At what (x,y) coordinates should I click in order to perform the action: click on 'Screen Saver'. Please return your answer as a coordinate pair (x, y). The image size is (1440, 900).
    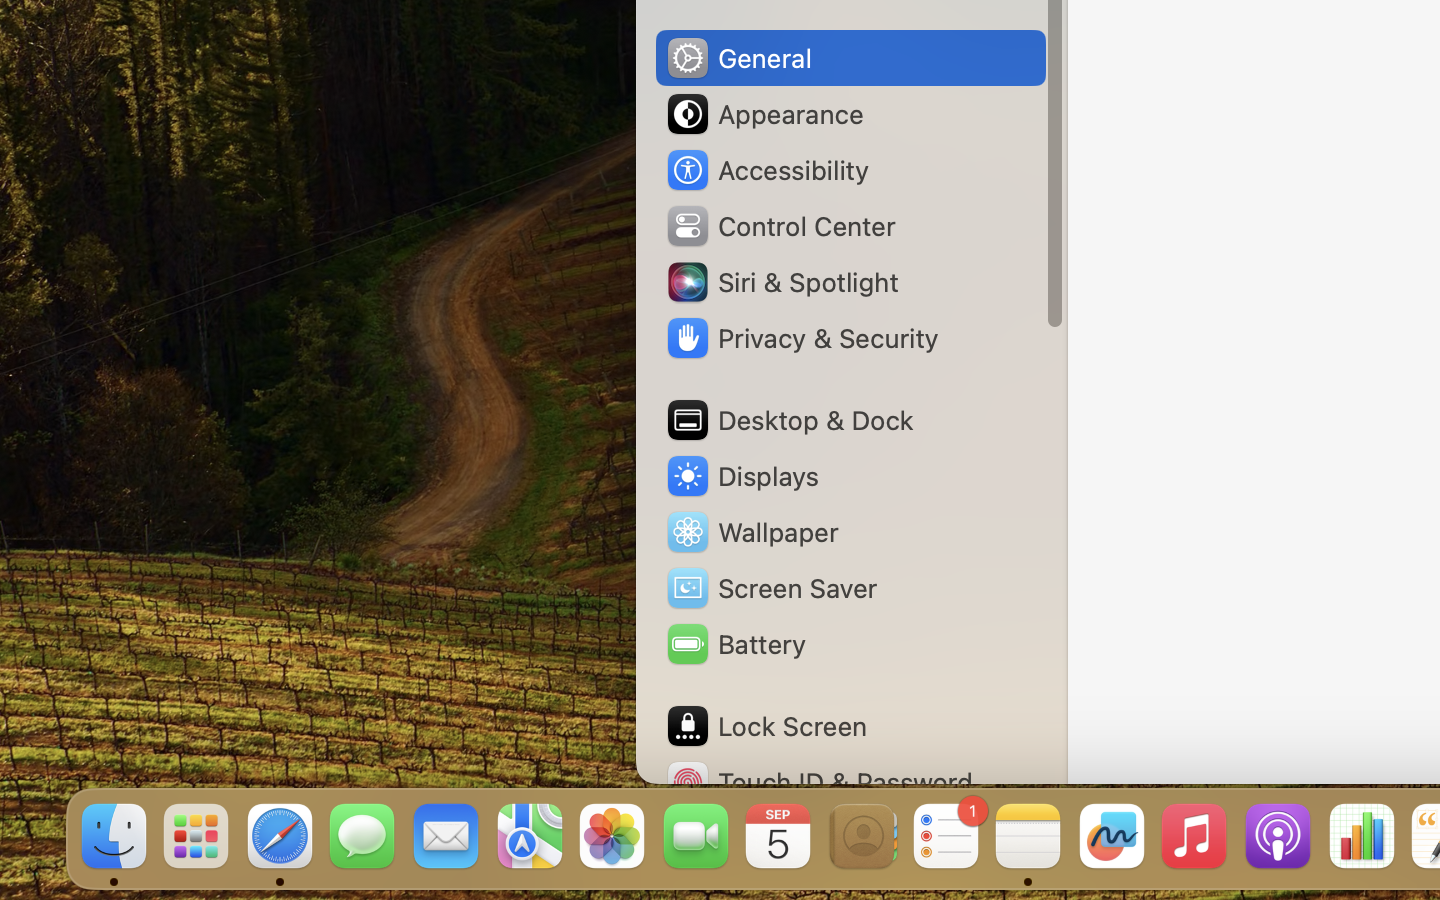
    Looking at the image, I should click on (769, 587).